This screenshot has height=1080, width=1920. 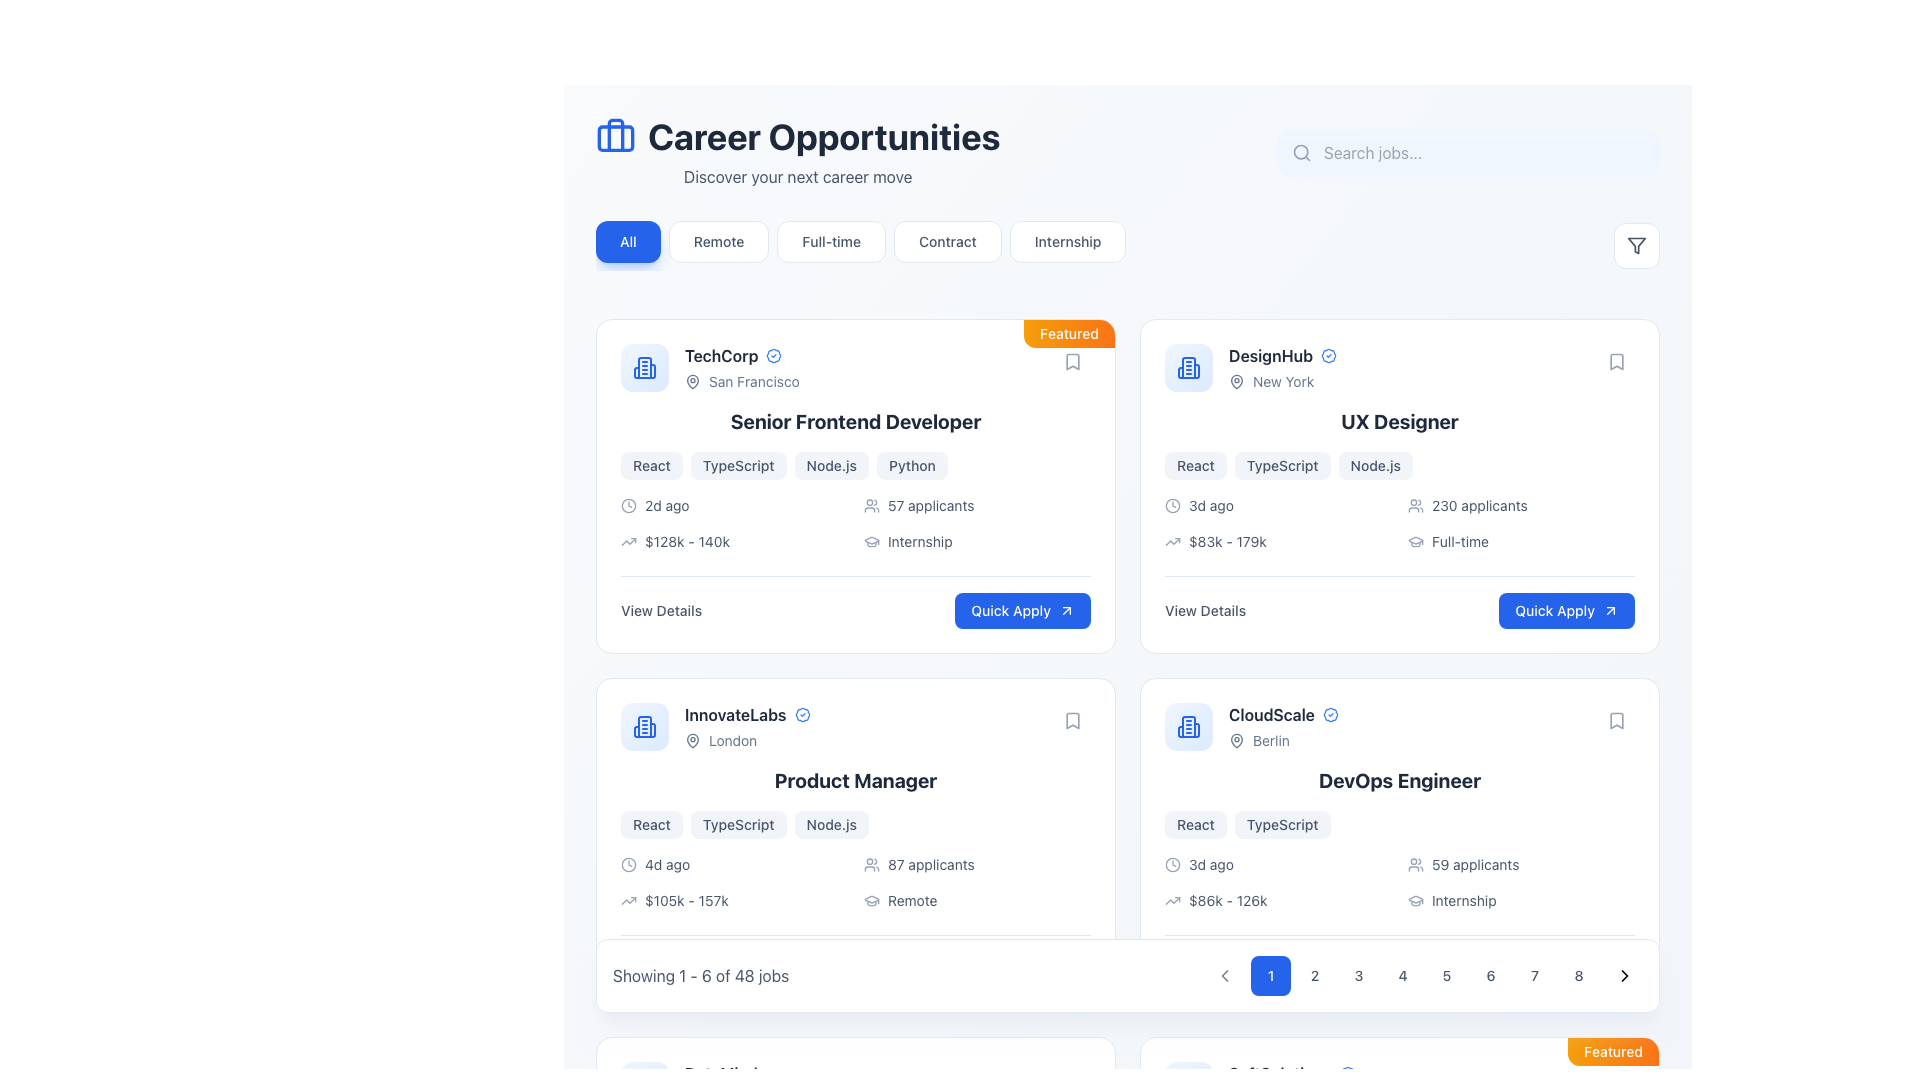 I want to click on the blue outlined building icon within the circular gradient background on the job listing tile for the 'DevOps Engineer' position by 'CloudScale', so click(x=1189, y=726).